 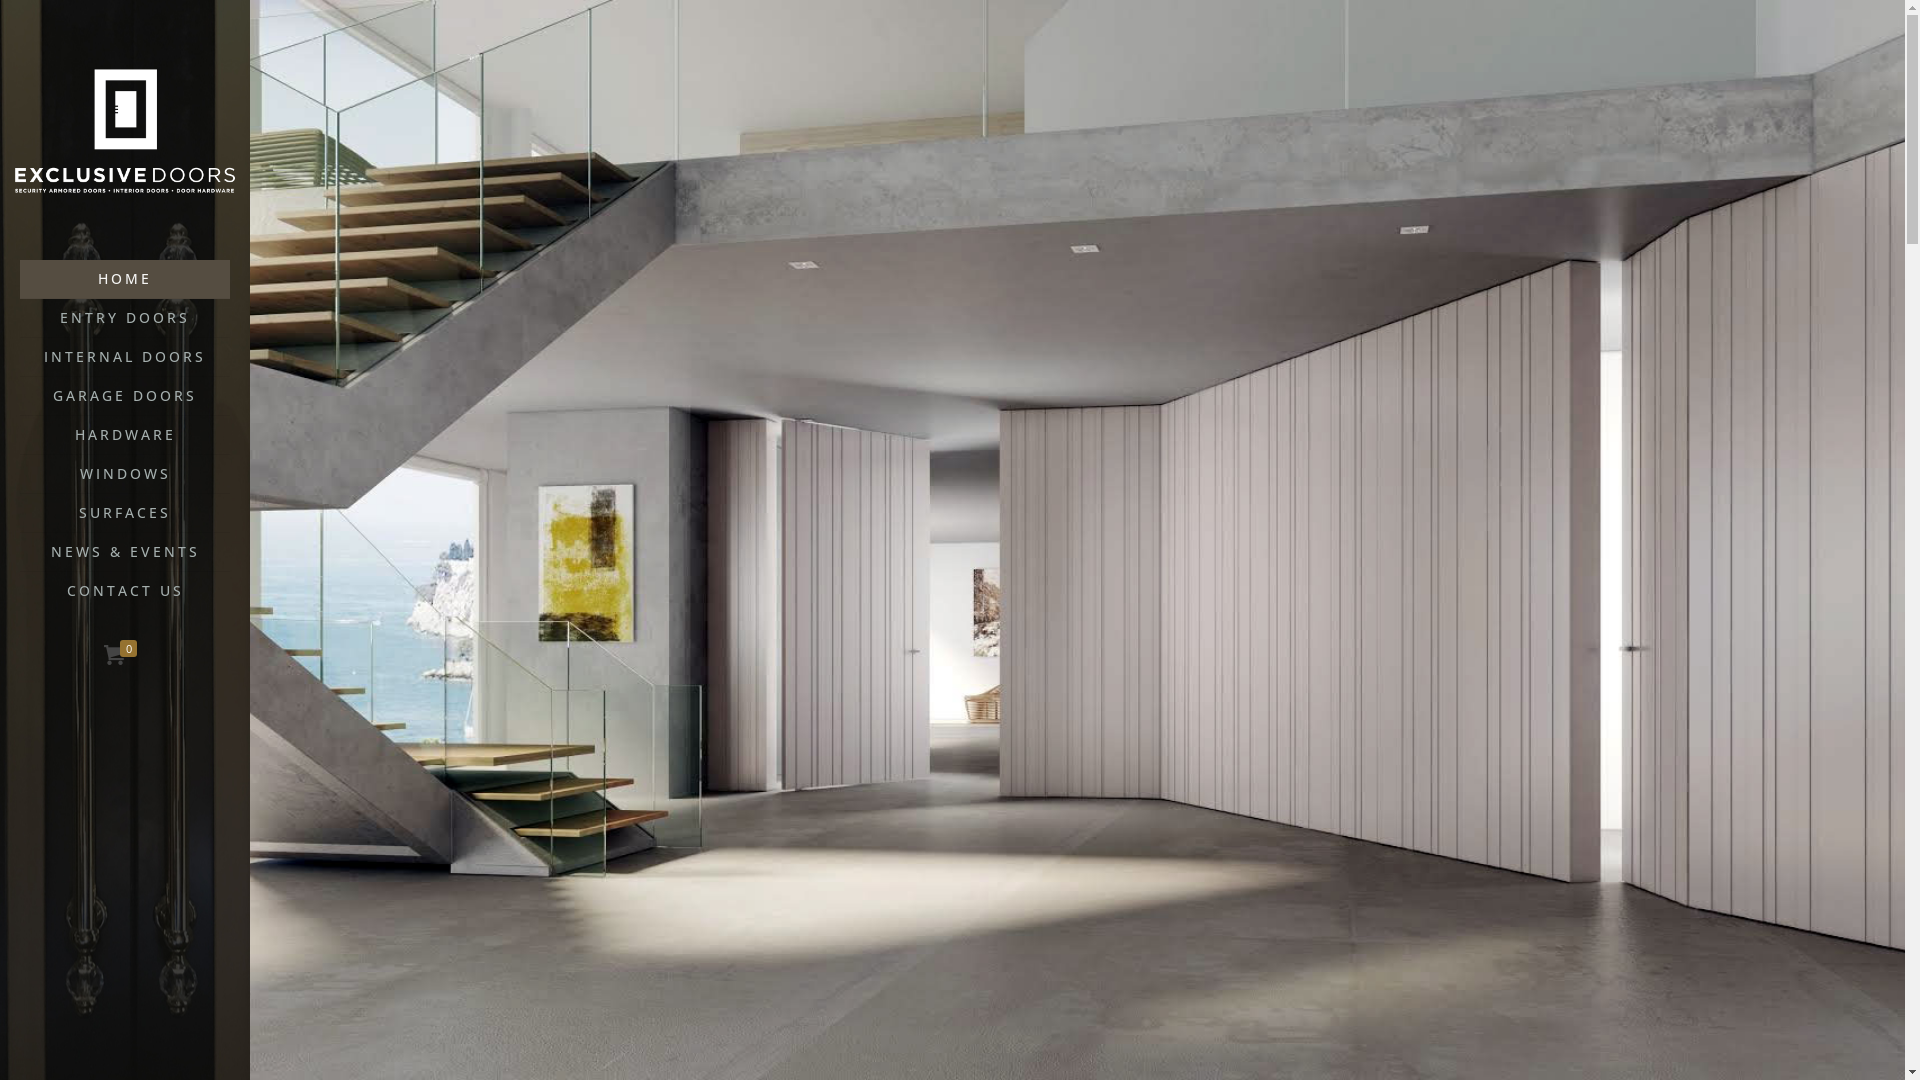 I want to click on 'INTERNAL DOORS', so click(x=123, y=356).